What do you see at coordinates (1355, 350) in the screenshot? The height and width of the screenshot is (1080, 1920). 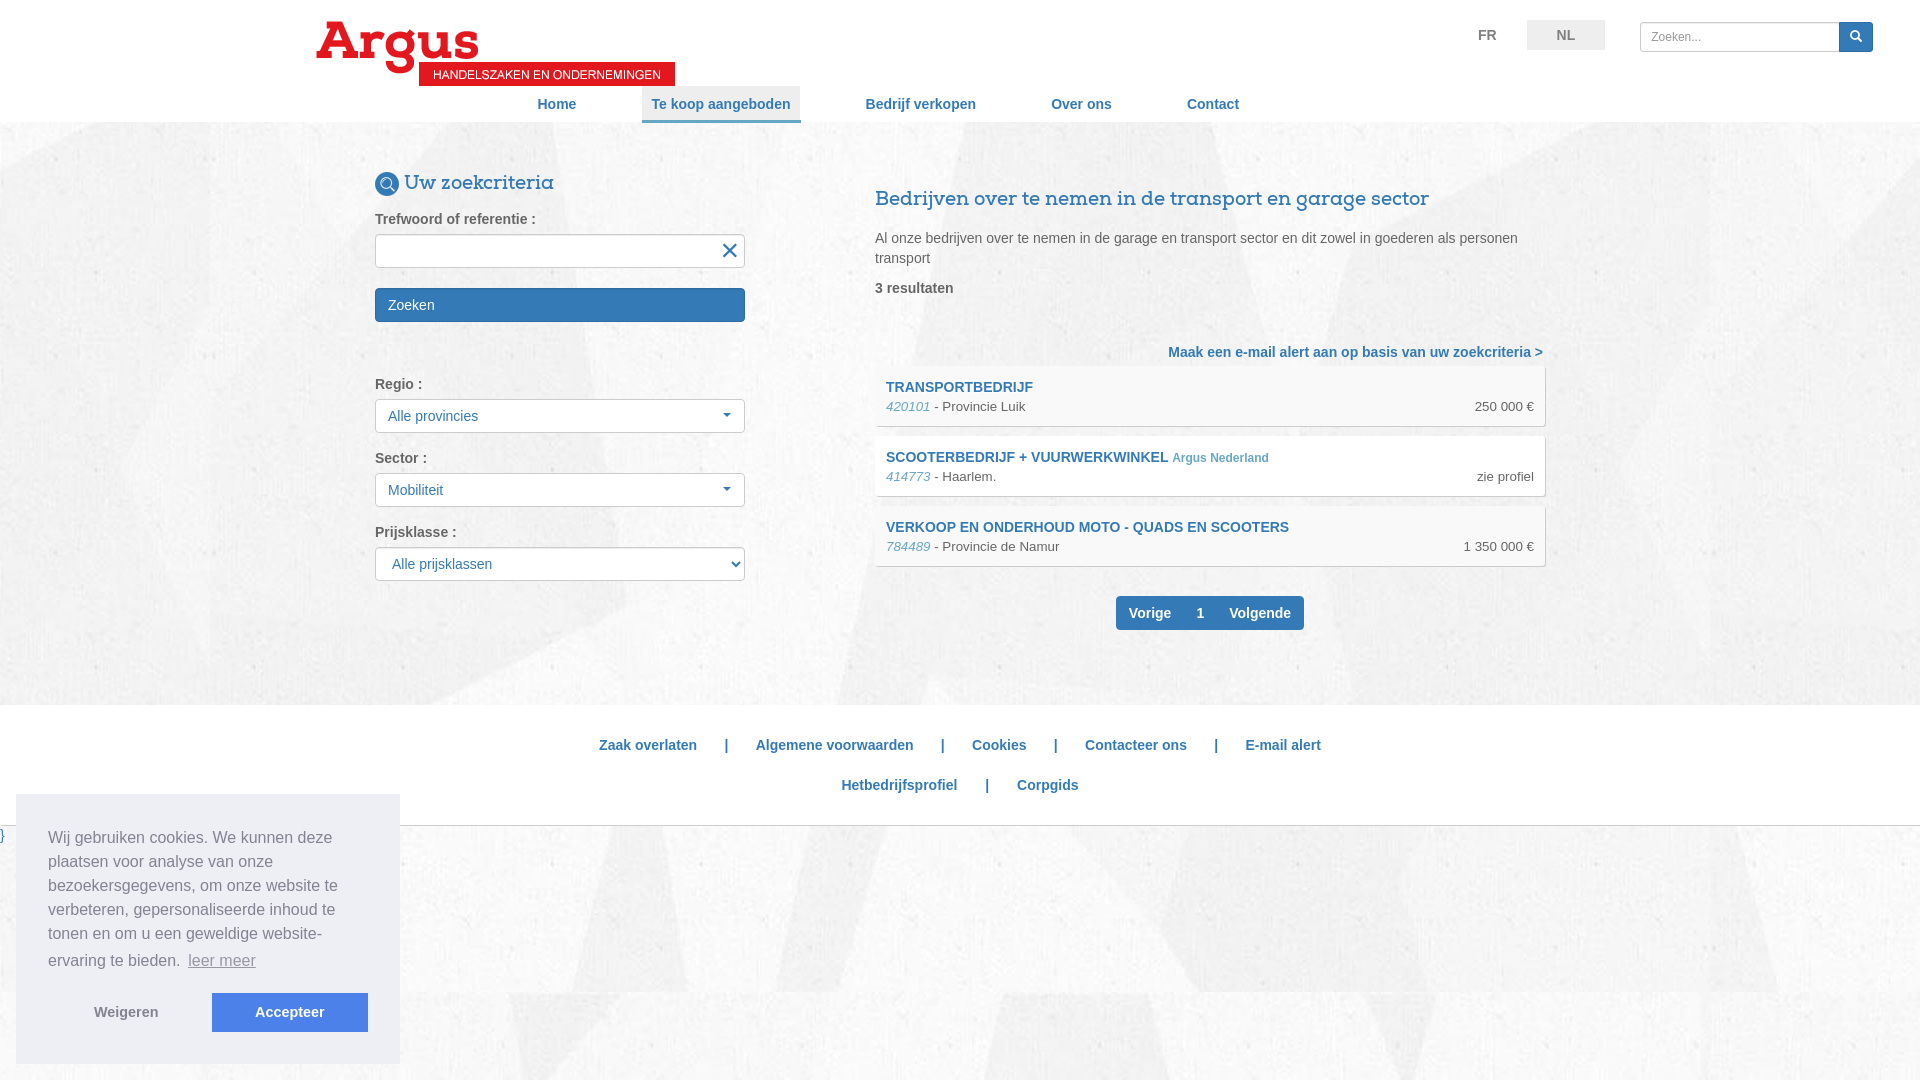 I see `'Maak een e-mail alert aan op basis van uw zoekcriteria >'` at bounding box center [1355, 350].